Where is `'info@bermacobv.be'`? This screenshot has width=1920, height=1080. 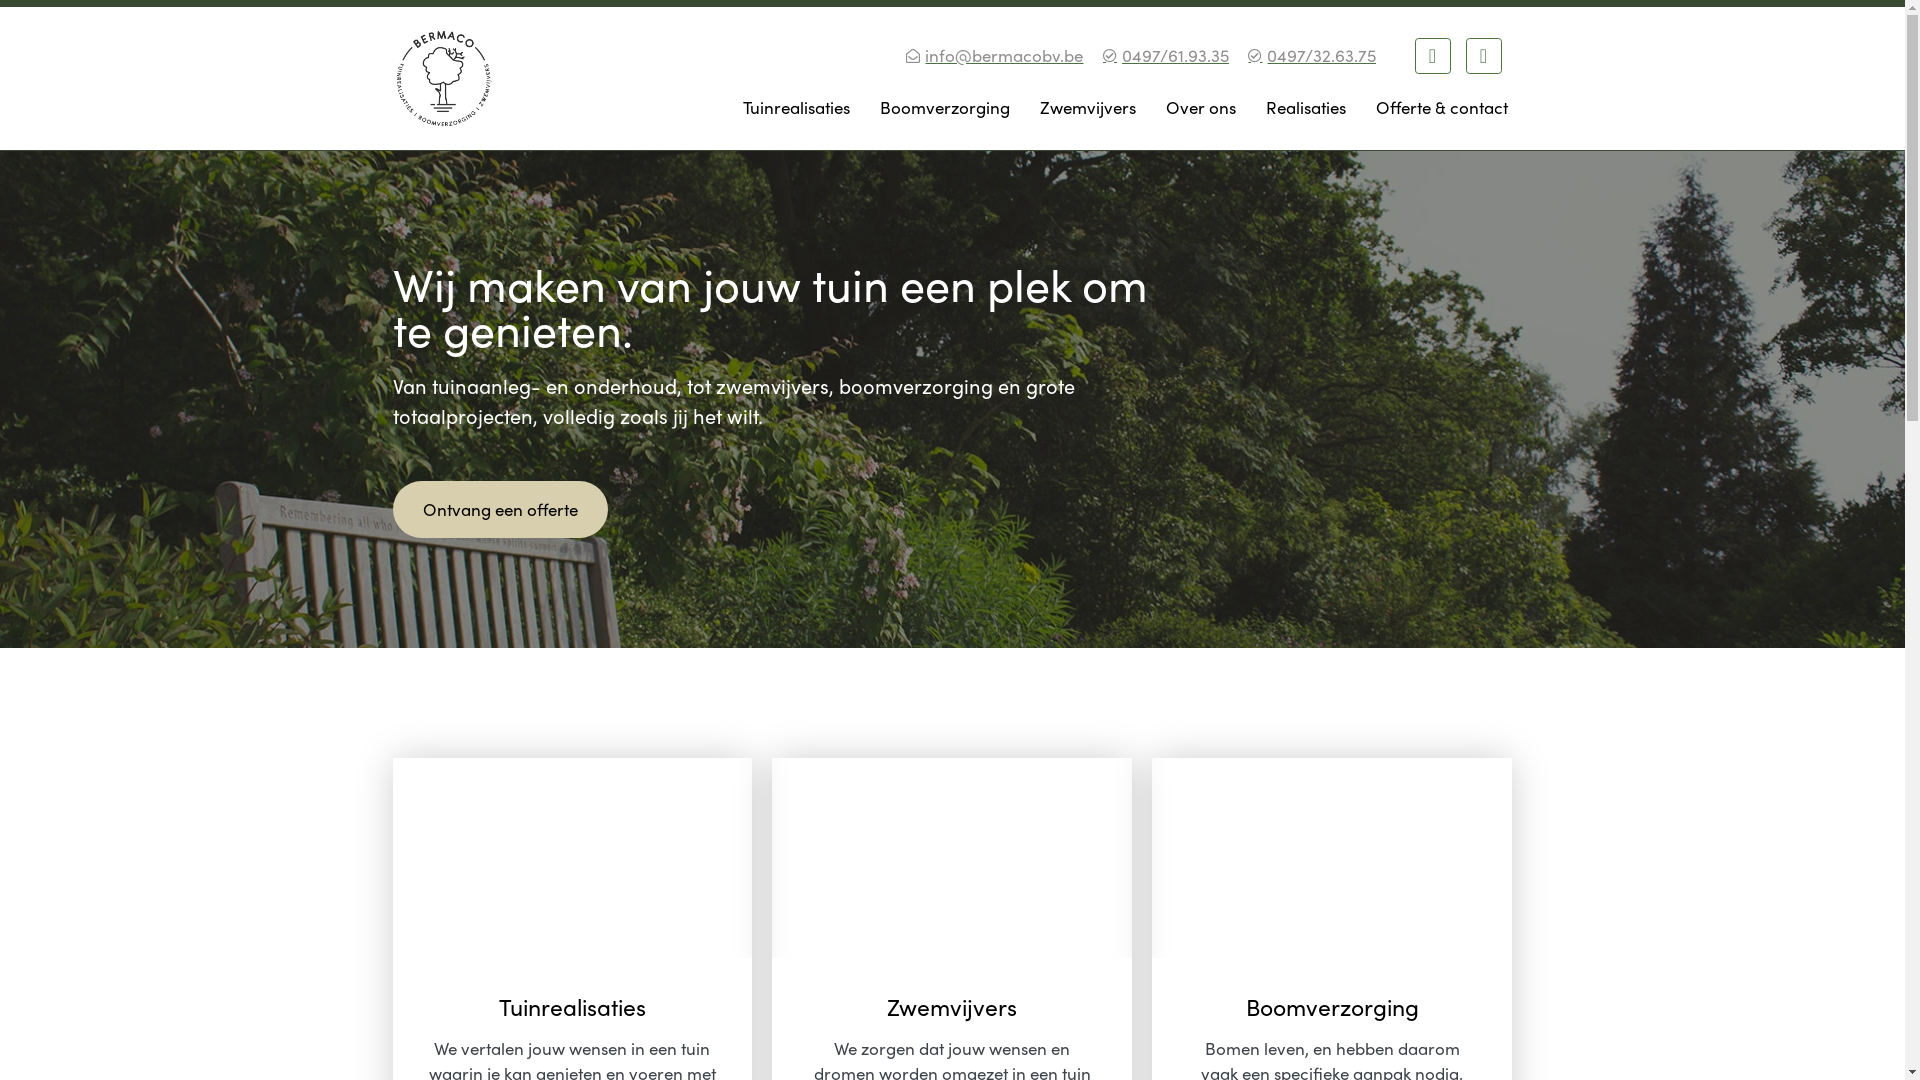
'info@bermacobv.be' is located at coordinates (993, 55).